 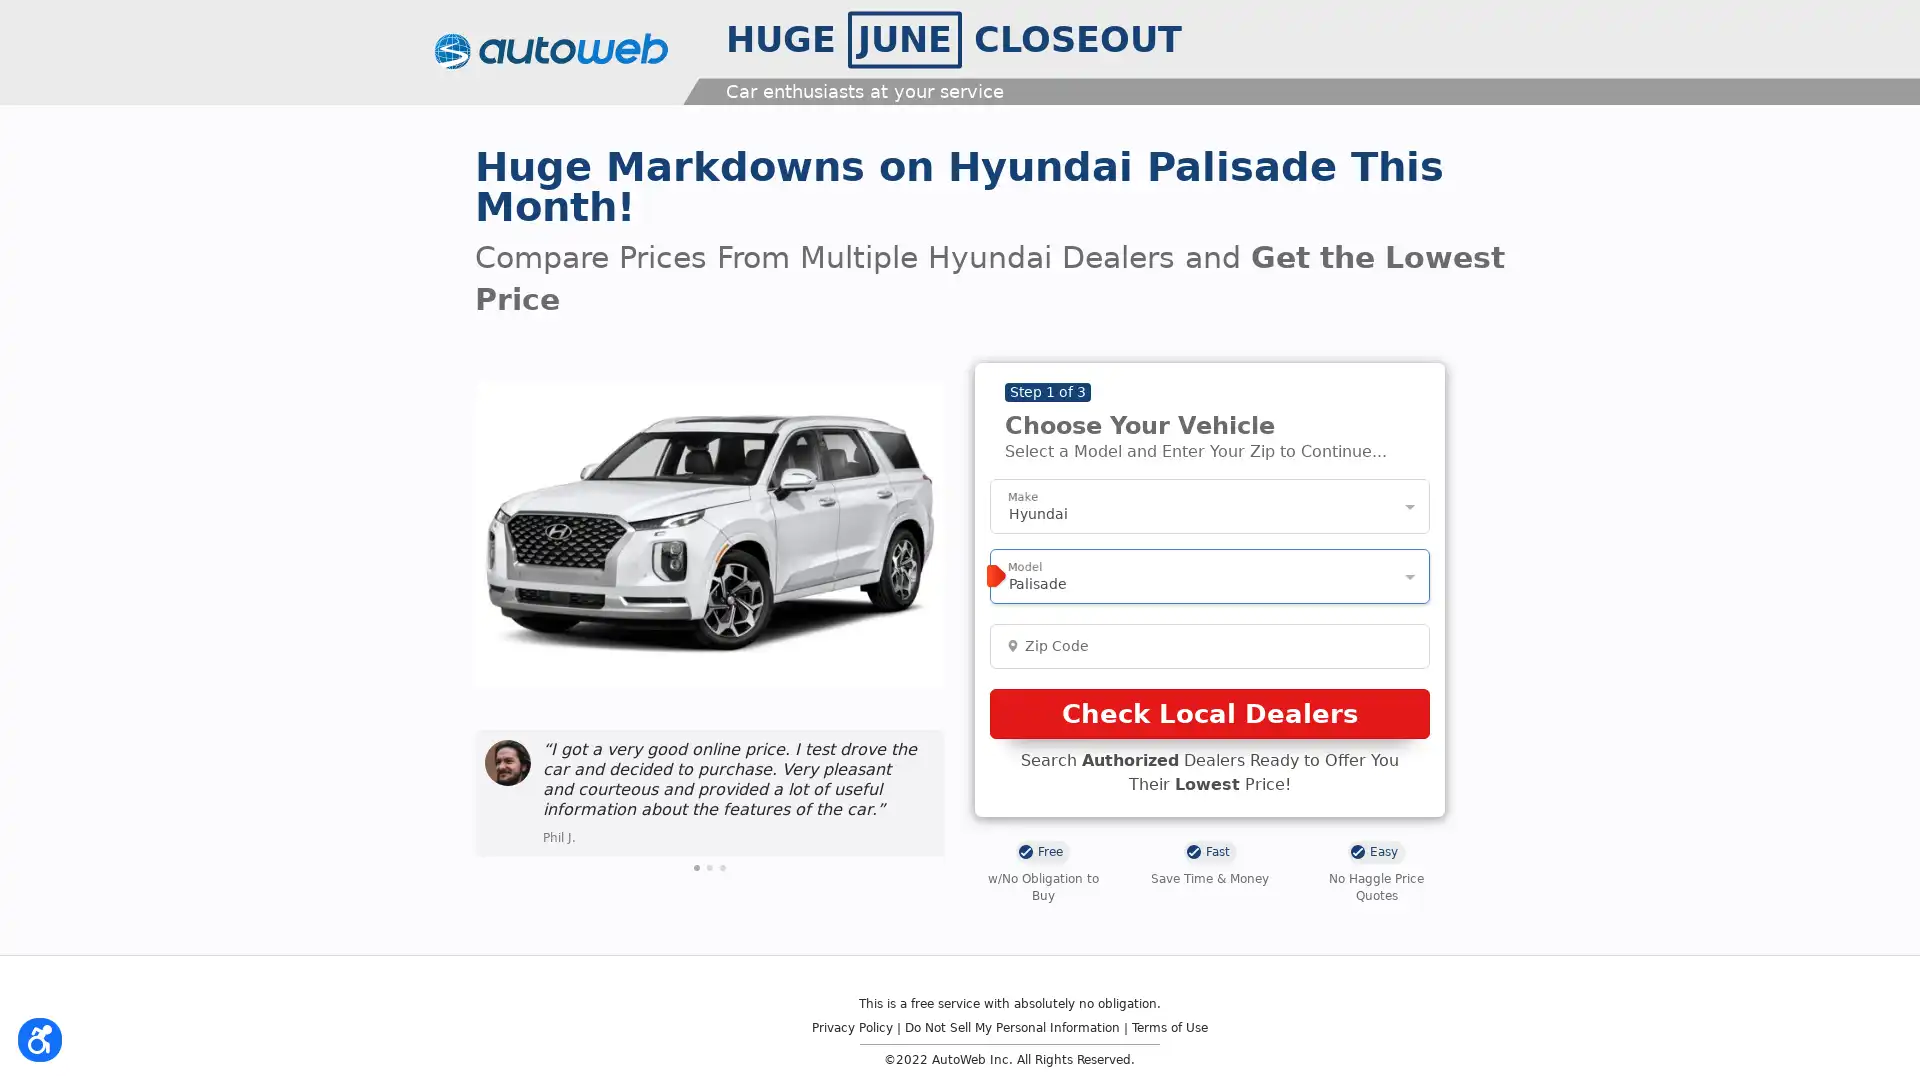 I want to click on Carousel Page 3, so click(x=722, y=866).